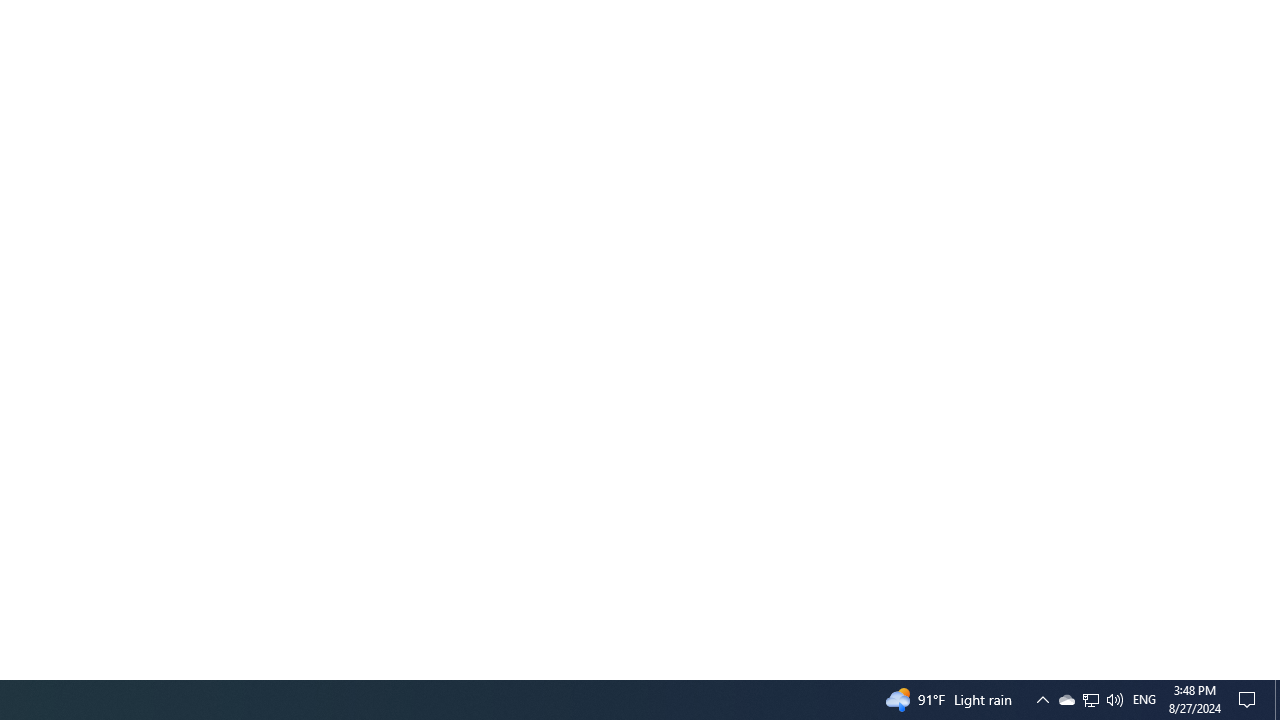  Describe the element at coordinates (1113, 698) in the screenshot. I see `'Q2790: 100%'` at that location.